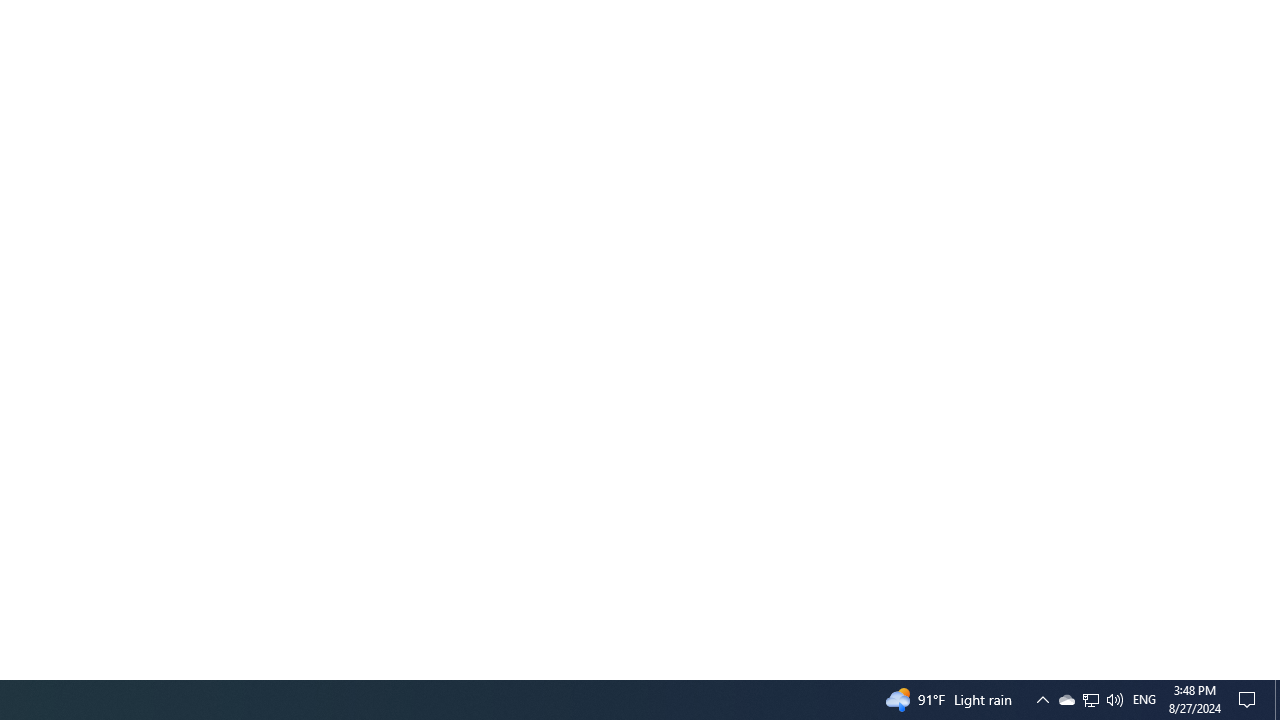  Describe the element at coordinates (1113, 698) in the screenshot. I see `'Q2790: 100%'` at that location.